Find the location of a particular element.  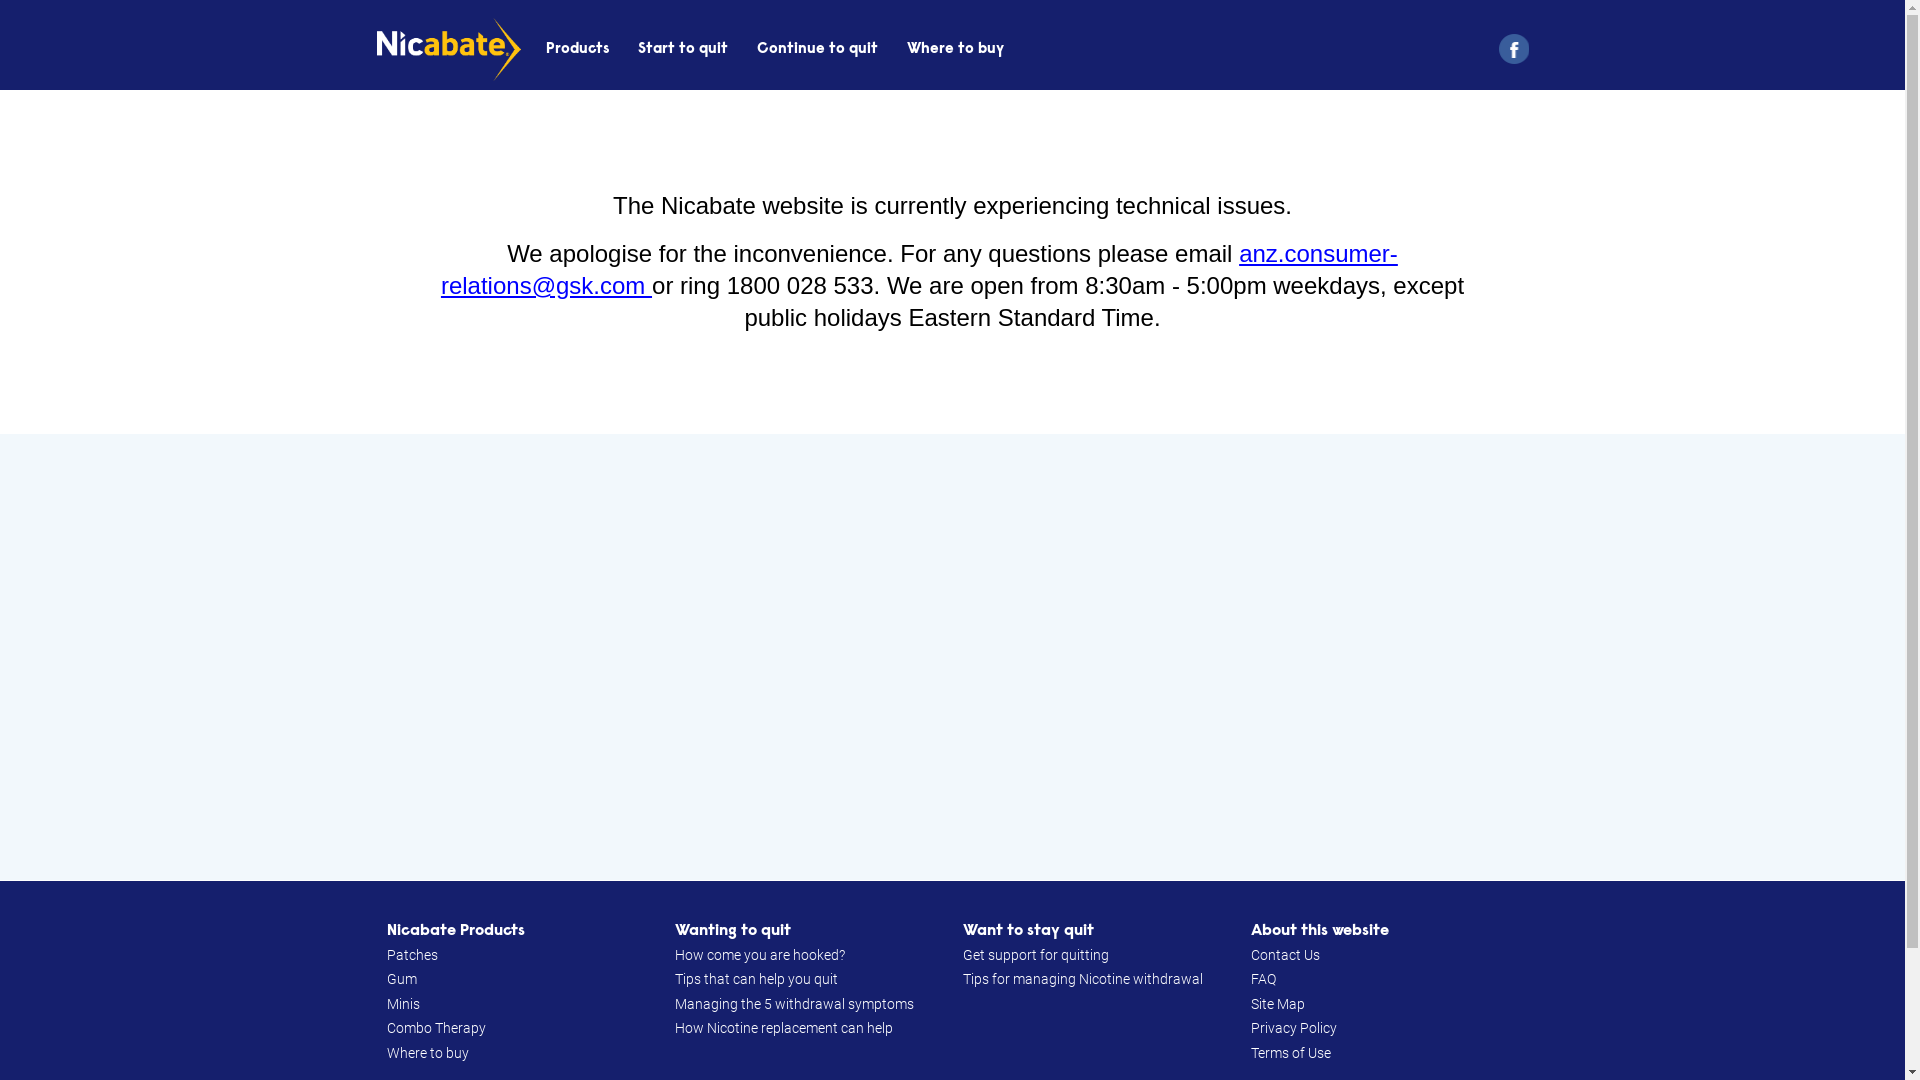

'Want to stay quit' is located at coordinates (1027, 930).